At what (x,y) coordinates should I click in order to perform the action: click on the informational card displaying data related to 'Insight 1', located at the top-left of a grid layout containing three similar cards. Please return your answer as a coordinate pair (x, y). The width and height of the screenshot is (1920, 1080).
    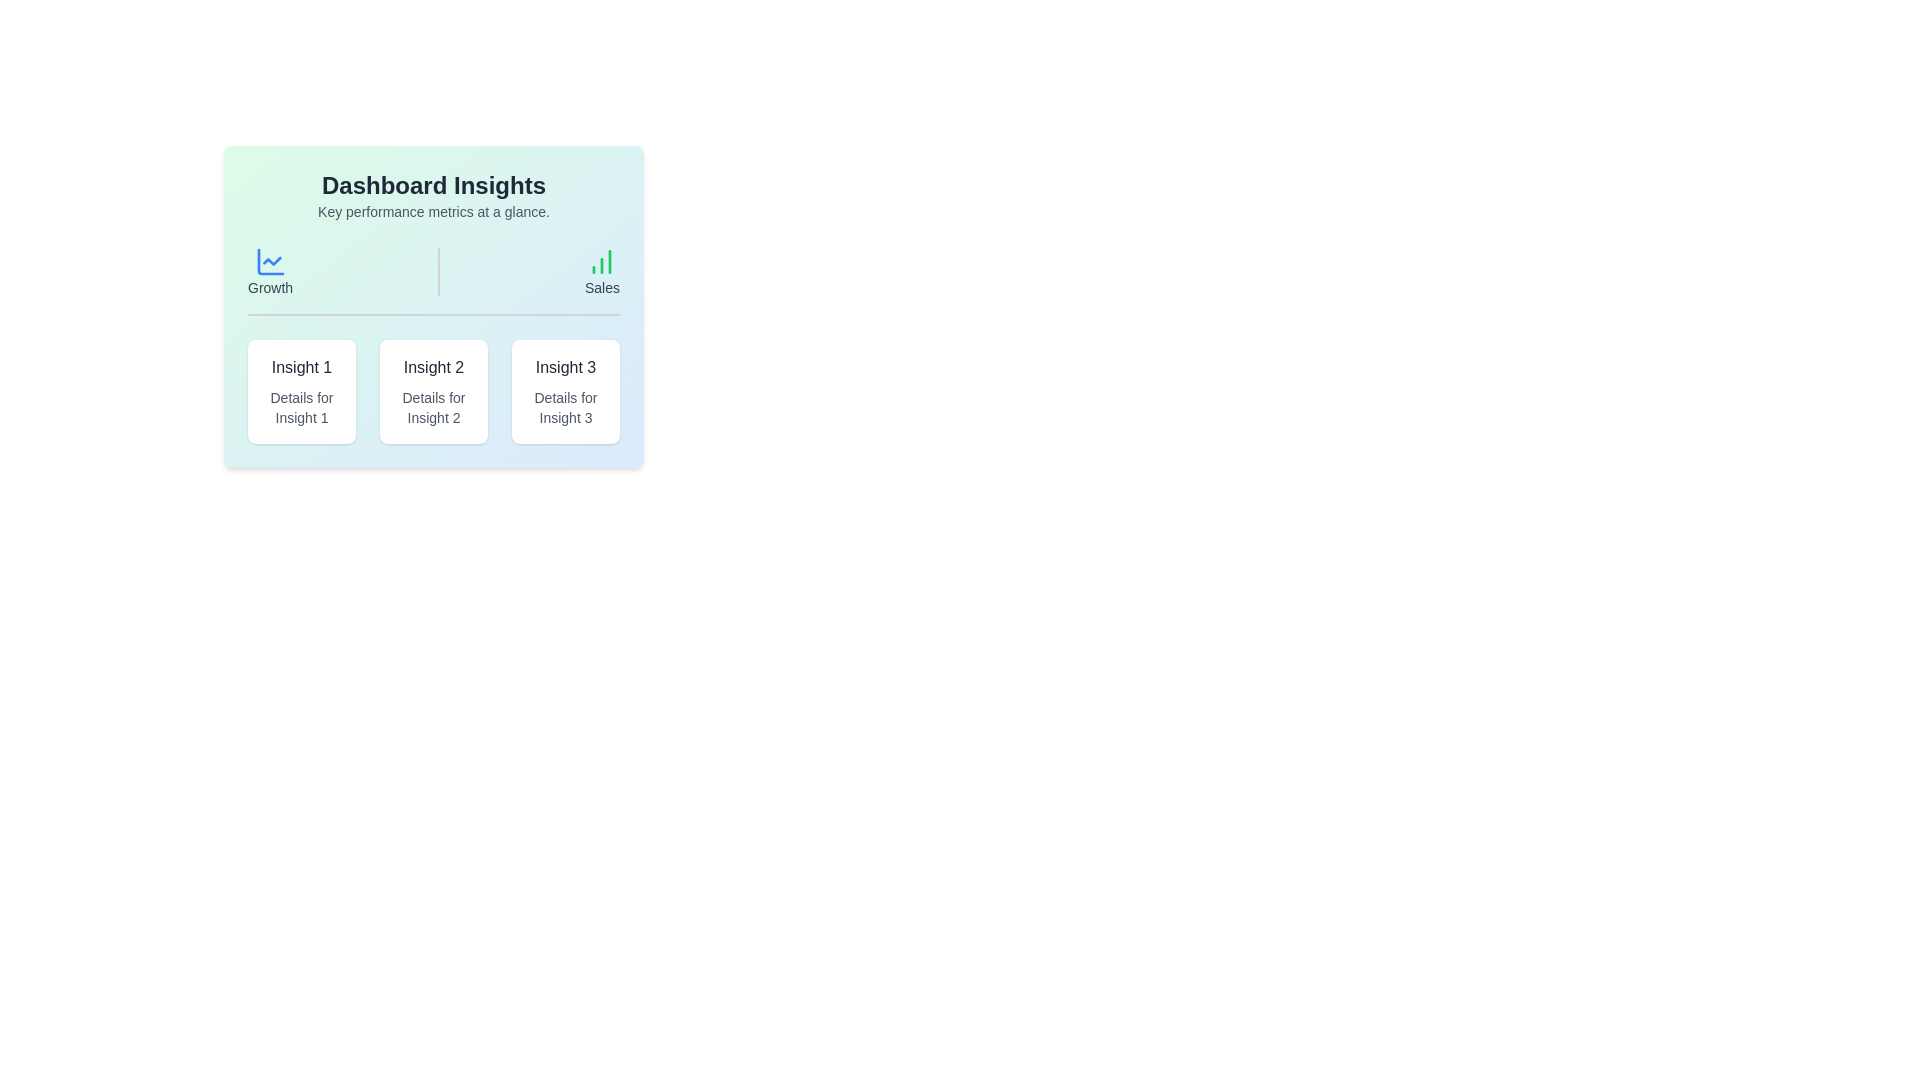
    Looking at the image, I should click on (301, 392).